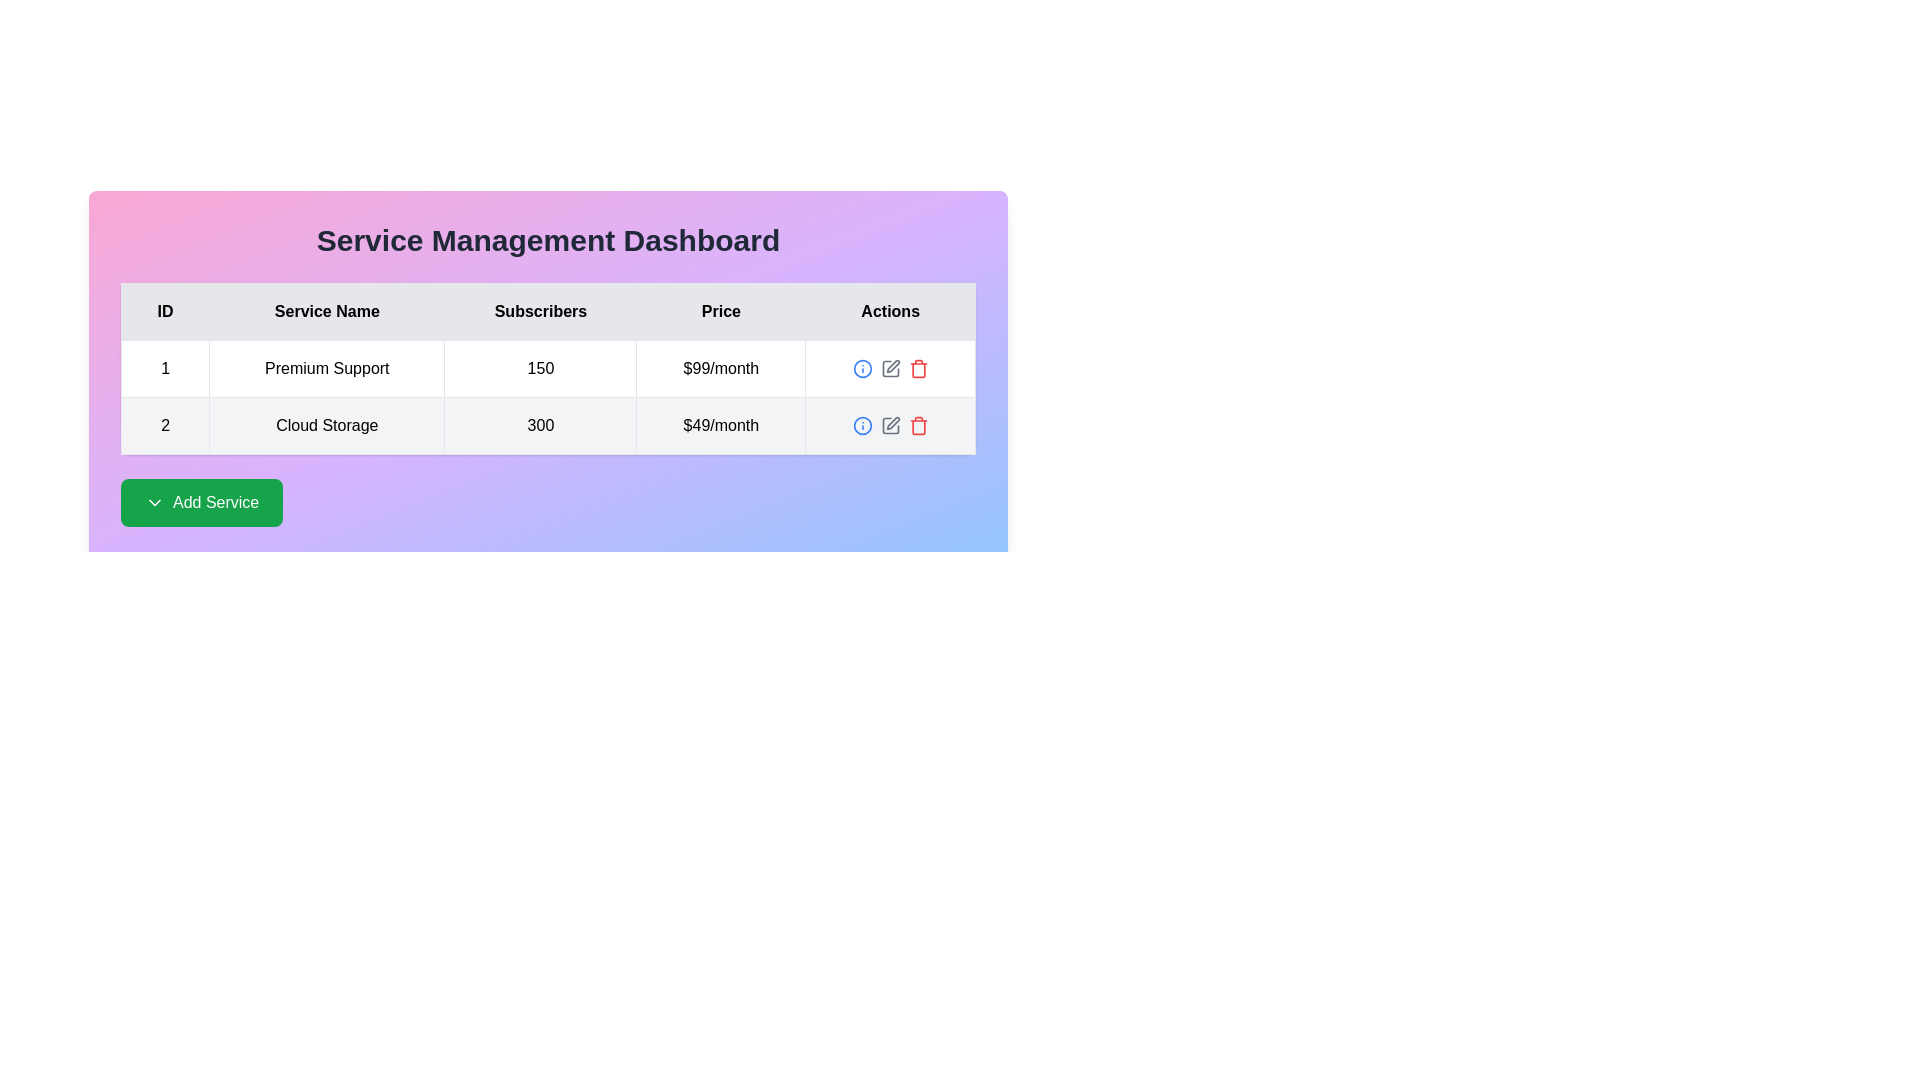  What do you see at coordinates (548, 501) in the screenshot?
I see `the prominent green 'Add Service' button with rounded corners located at the bottom left of the 'Service Management Dashboard'` at bounding box center [548, 501].